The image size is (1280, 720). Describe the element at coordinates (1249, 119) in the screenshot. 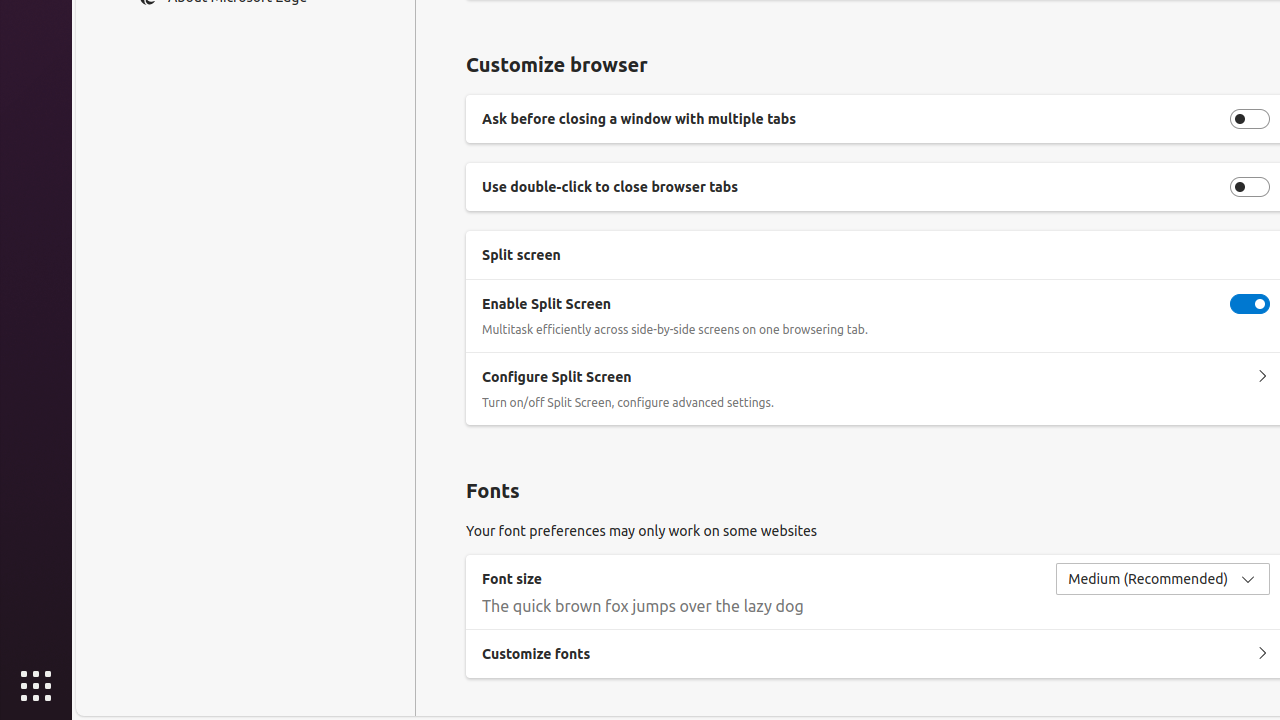

I see `'Ask before closing a window with multiple tabs'` at that location.